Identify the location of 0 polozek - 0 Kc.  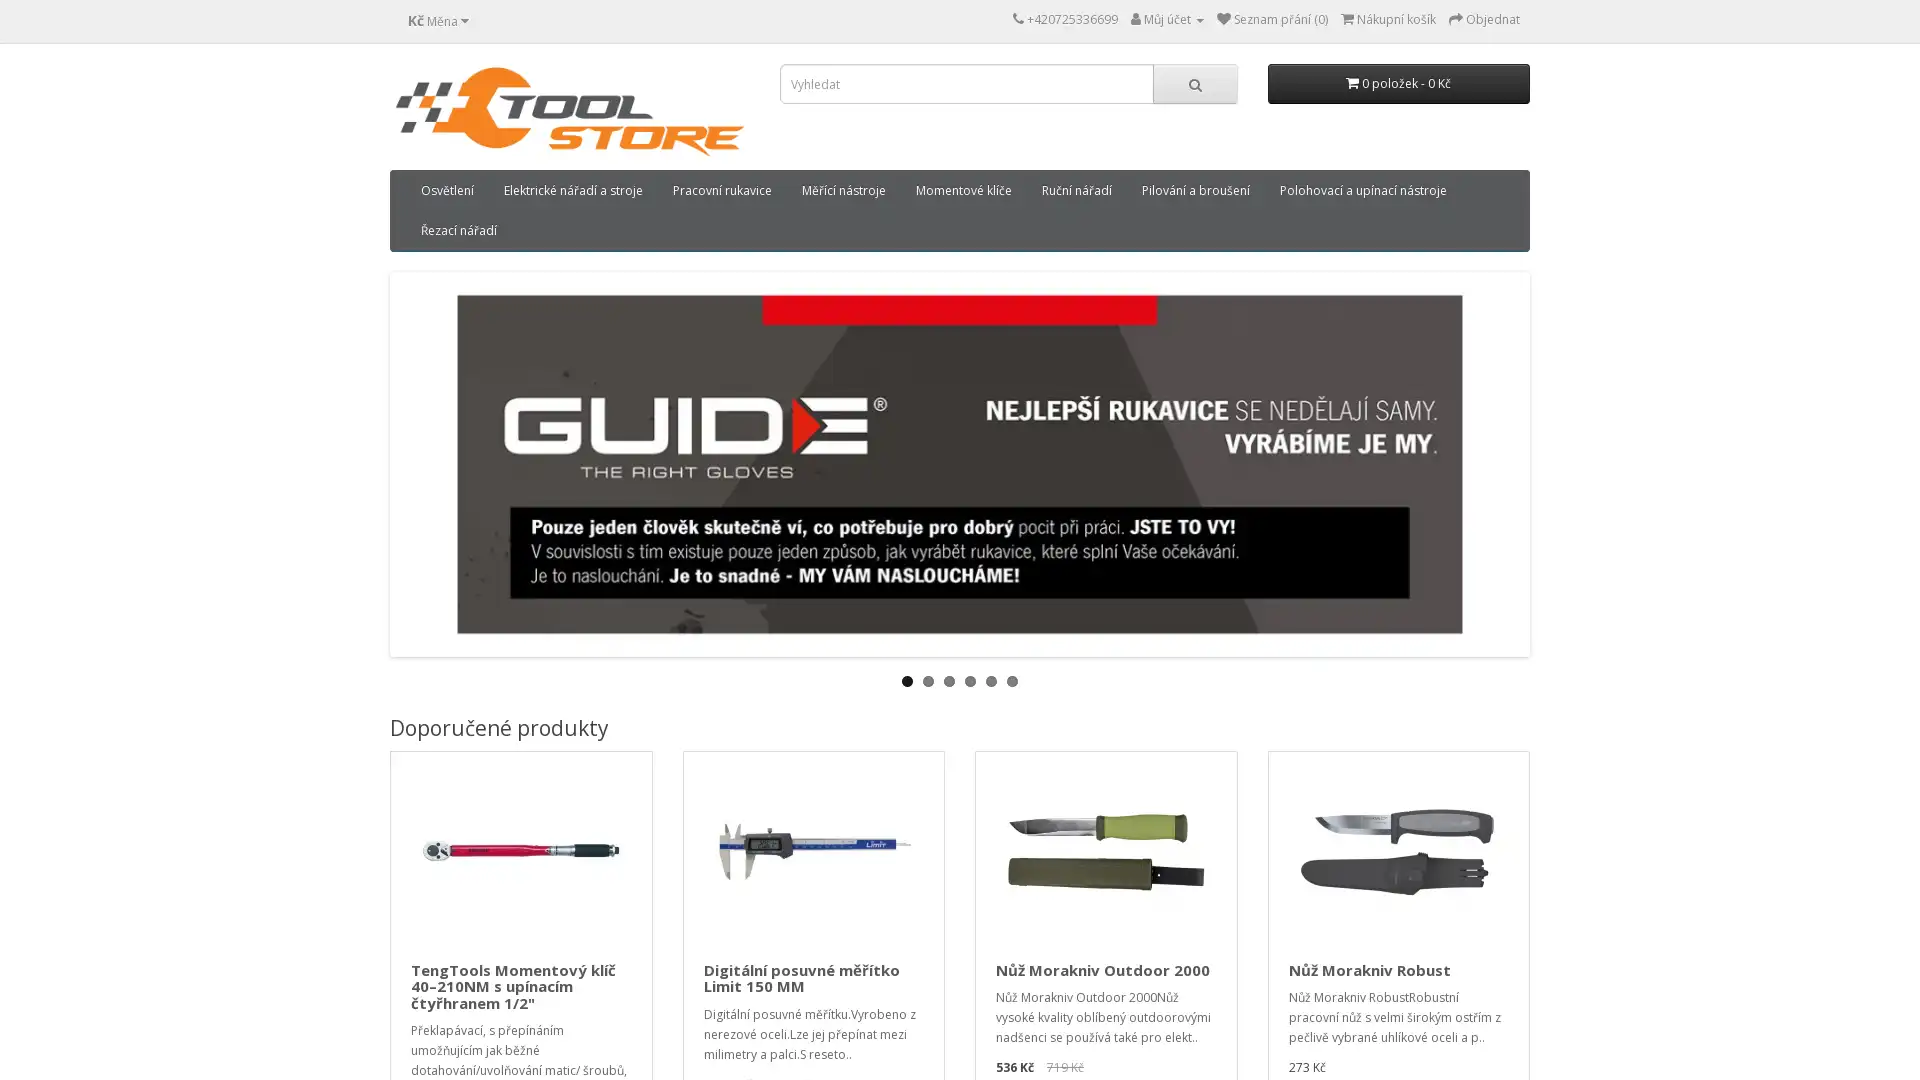
(1397, 83).